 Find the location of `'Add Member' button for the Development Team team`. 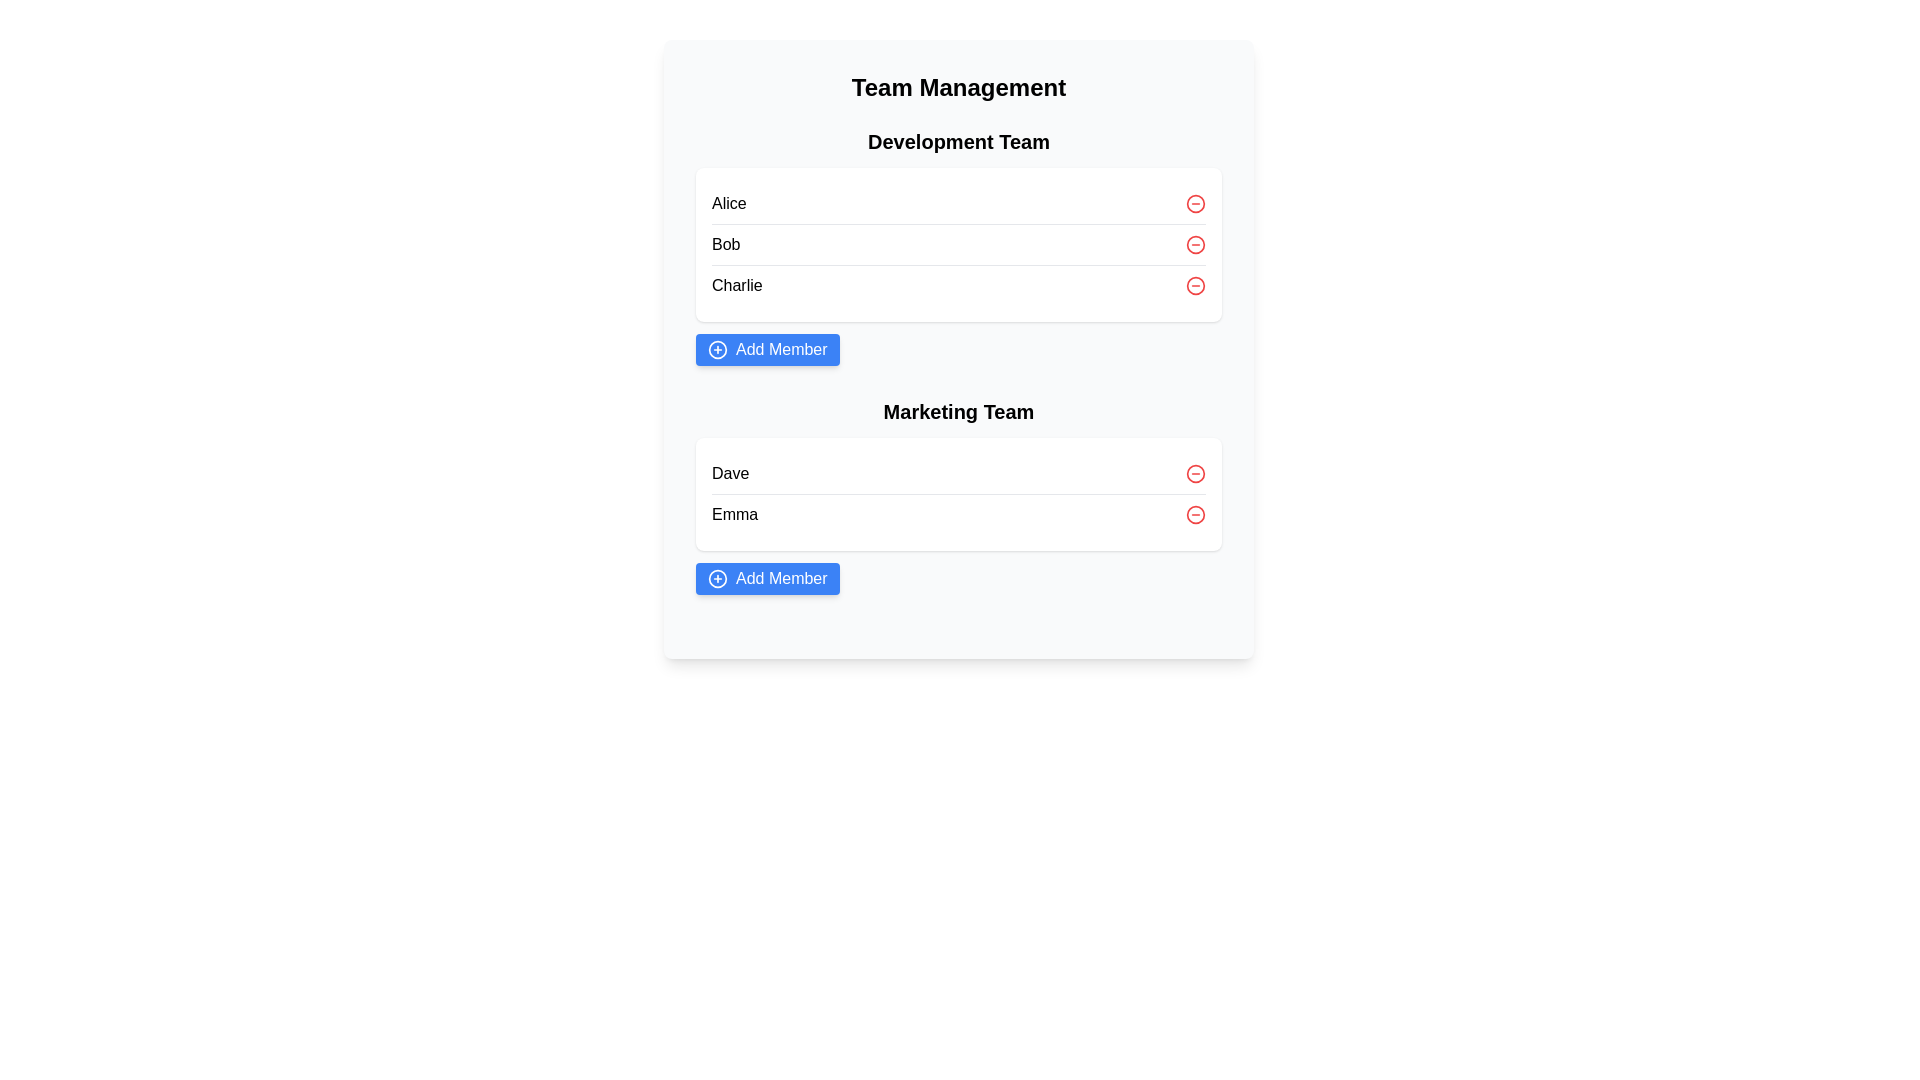

'Add Member' button for the Development Team team is located at coordinates (766, 349).